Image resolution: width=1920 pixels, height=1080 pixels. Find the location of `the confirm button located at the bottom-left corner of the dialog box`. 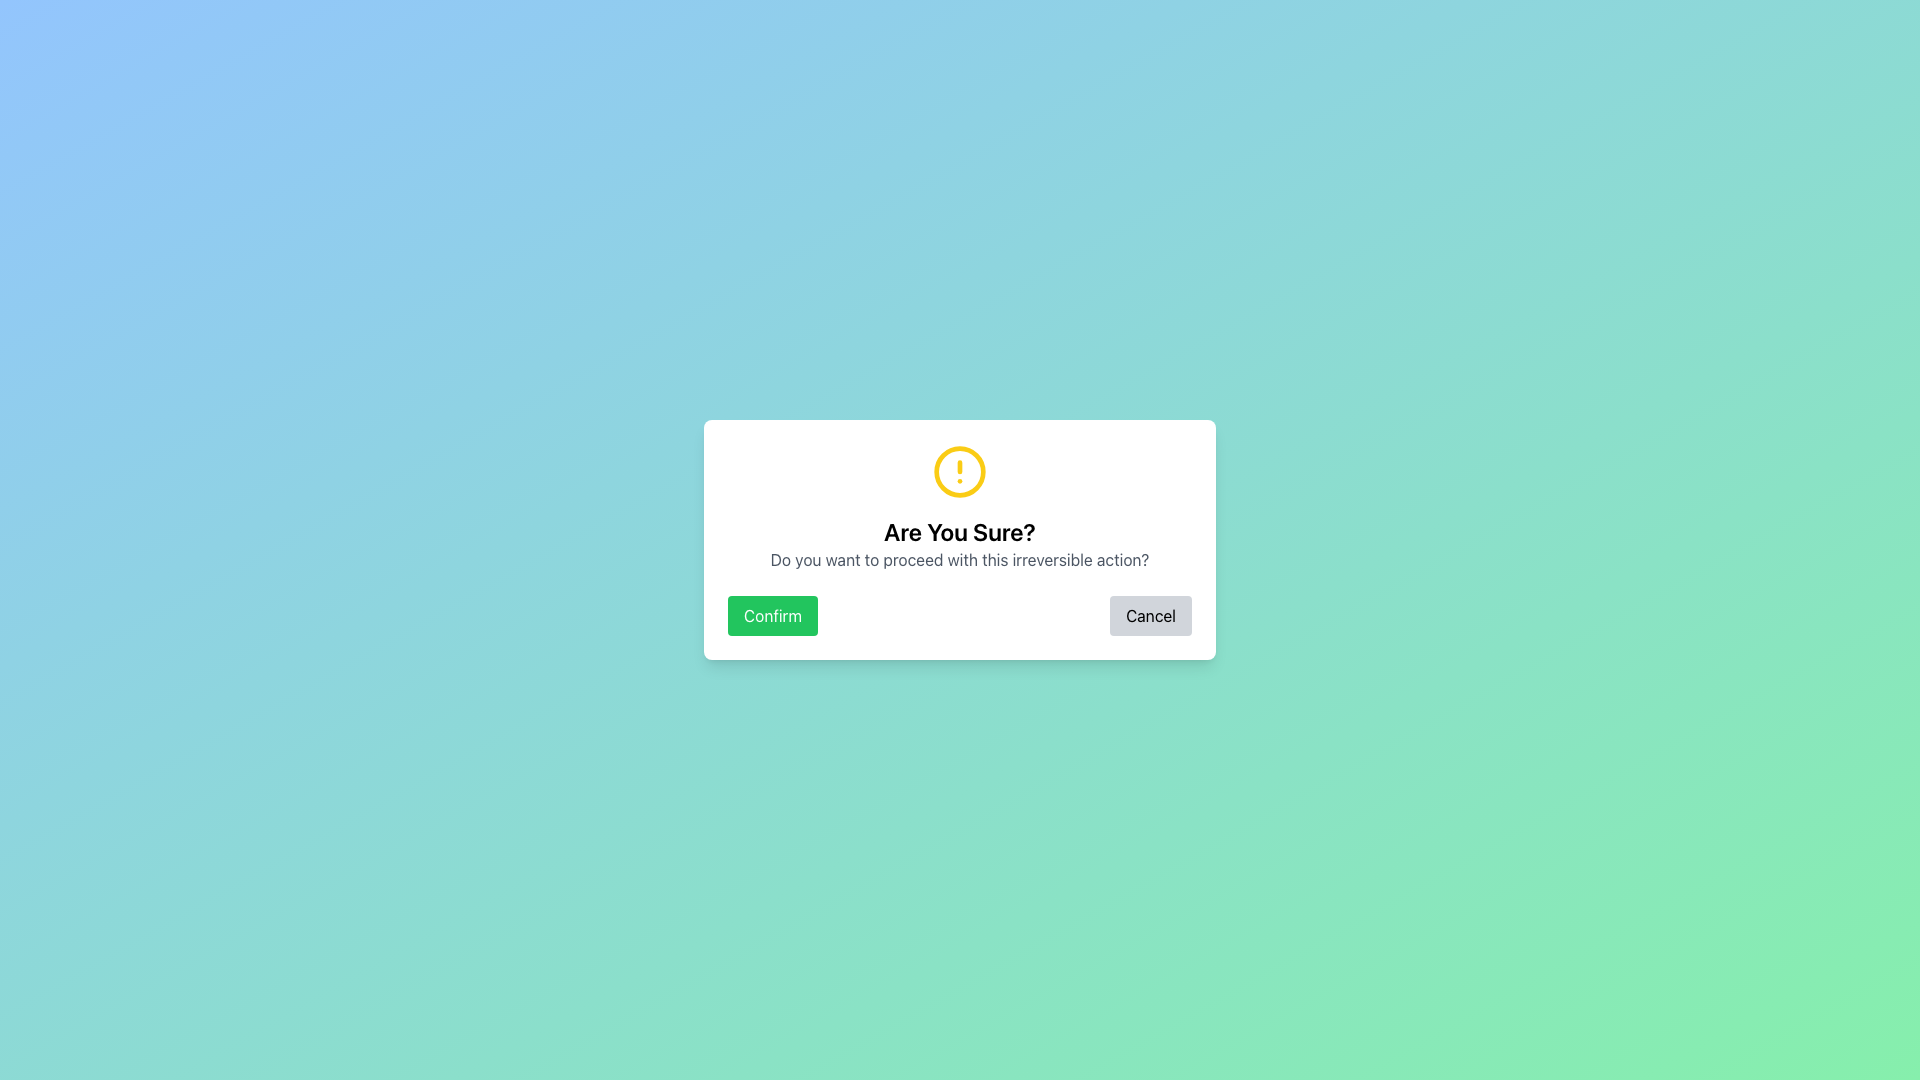

the confirm button located at the bottom-left corner of the dialog box is located at coordinates (771, 615).